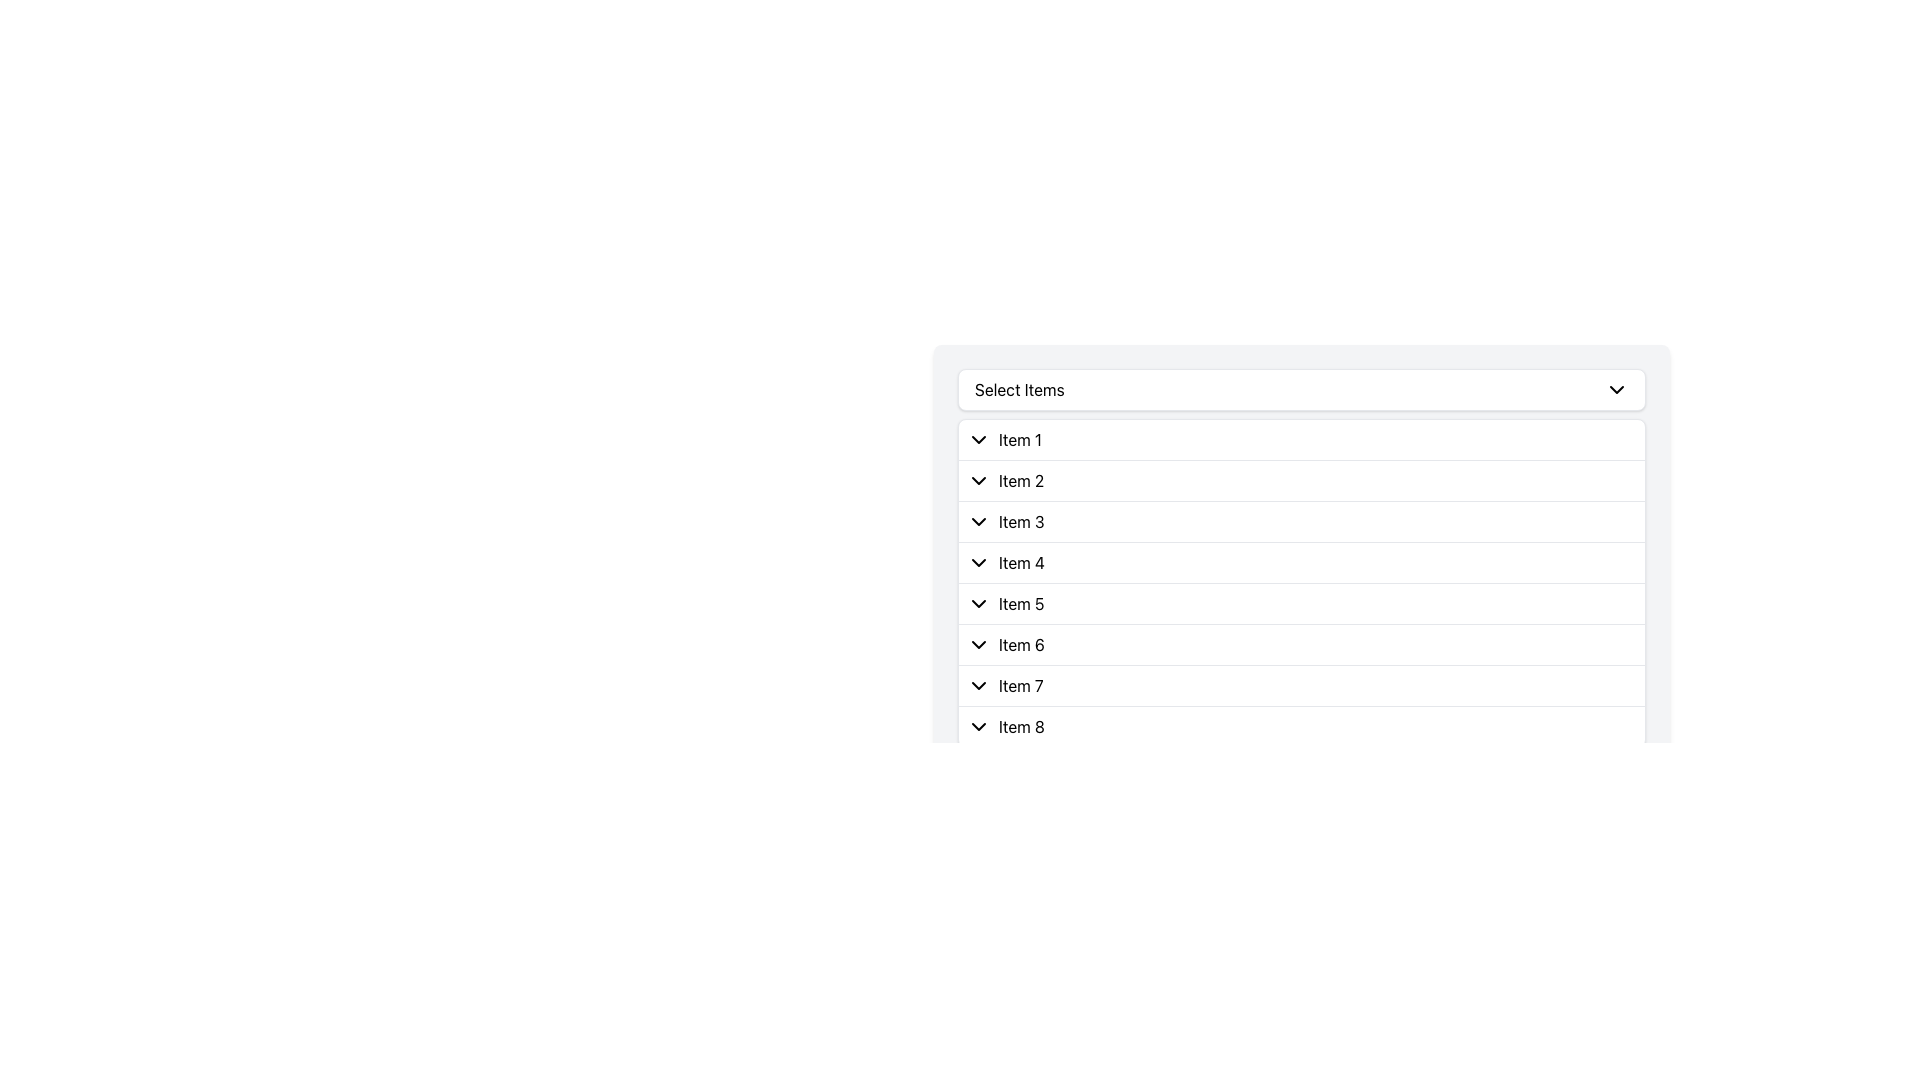 The width and height of the screenshot is (1920, 1080). Describe the element at coordinates (1004, 438) in the screenshot. I see `the chevron icon of the first List Item labeled 'Item 1'` at that location.